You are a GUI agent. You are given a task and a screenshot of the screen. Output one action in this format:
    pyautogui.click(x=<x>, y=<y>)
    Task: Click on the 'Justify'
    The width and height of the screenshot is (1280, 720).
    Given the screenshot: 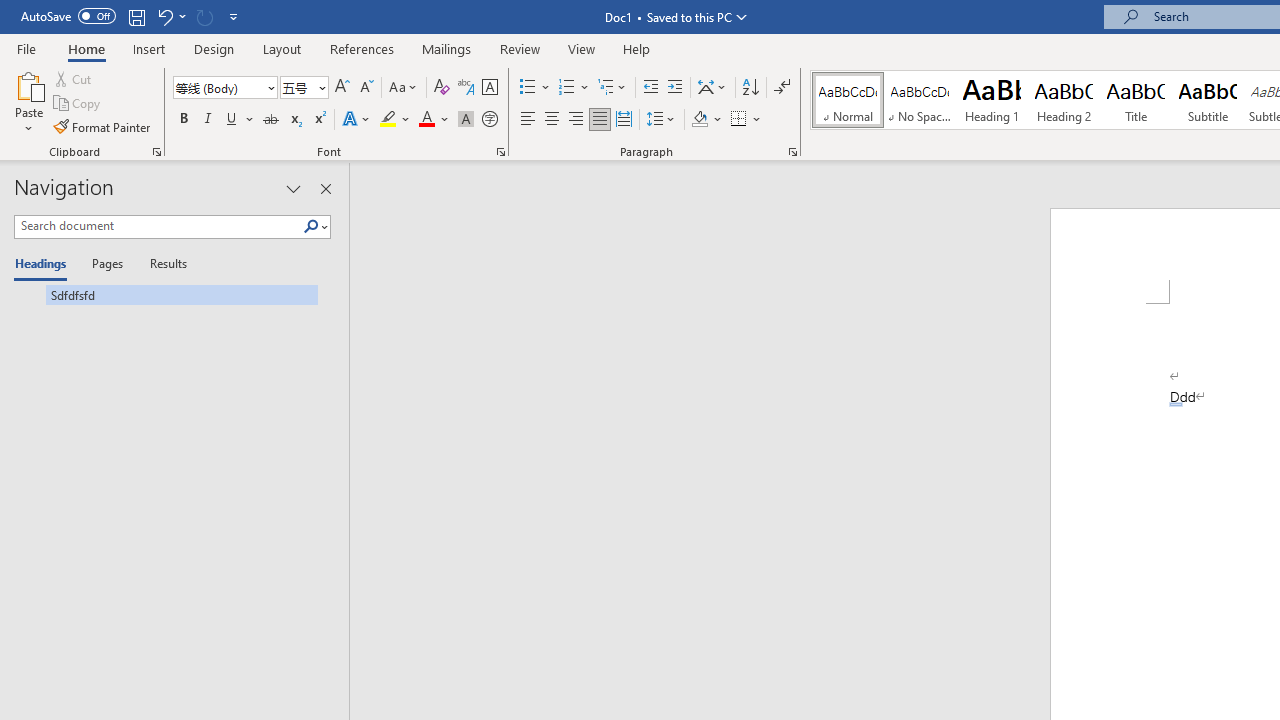 What is the action you would take?
    pyautogui.click(x=598, y=119)
    